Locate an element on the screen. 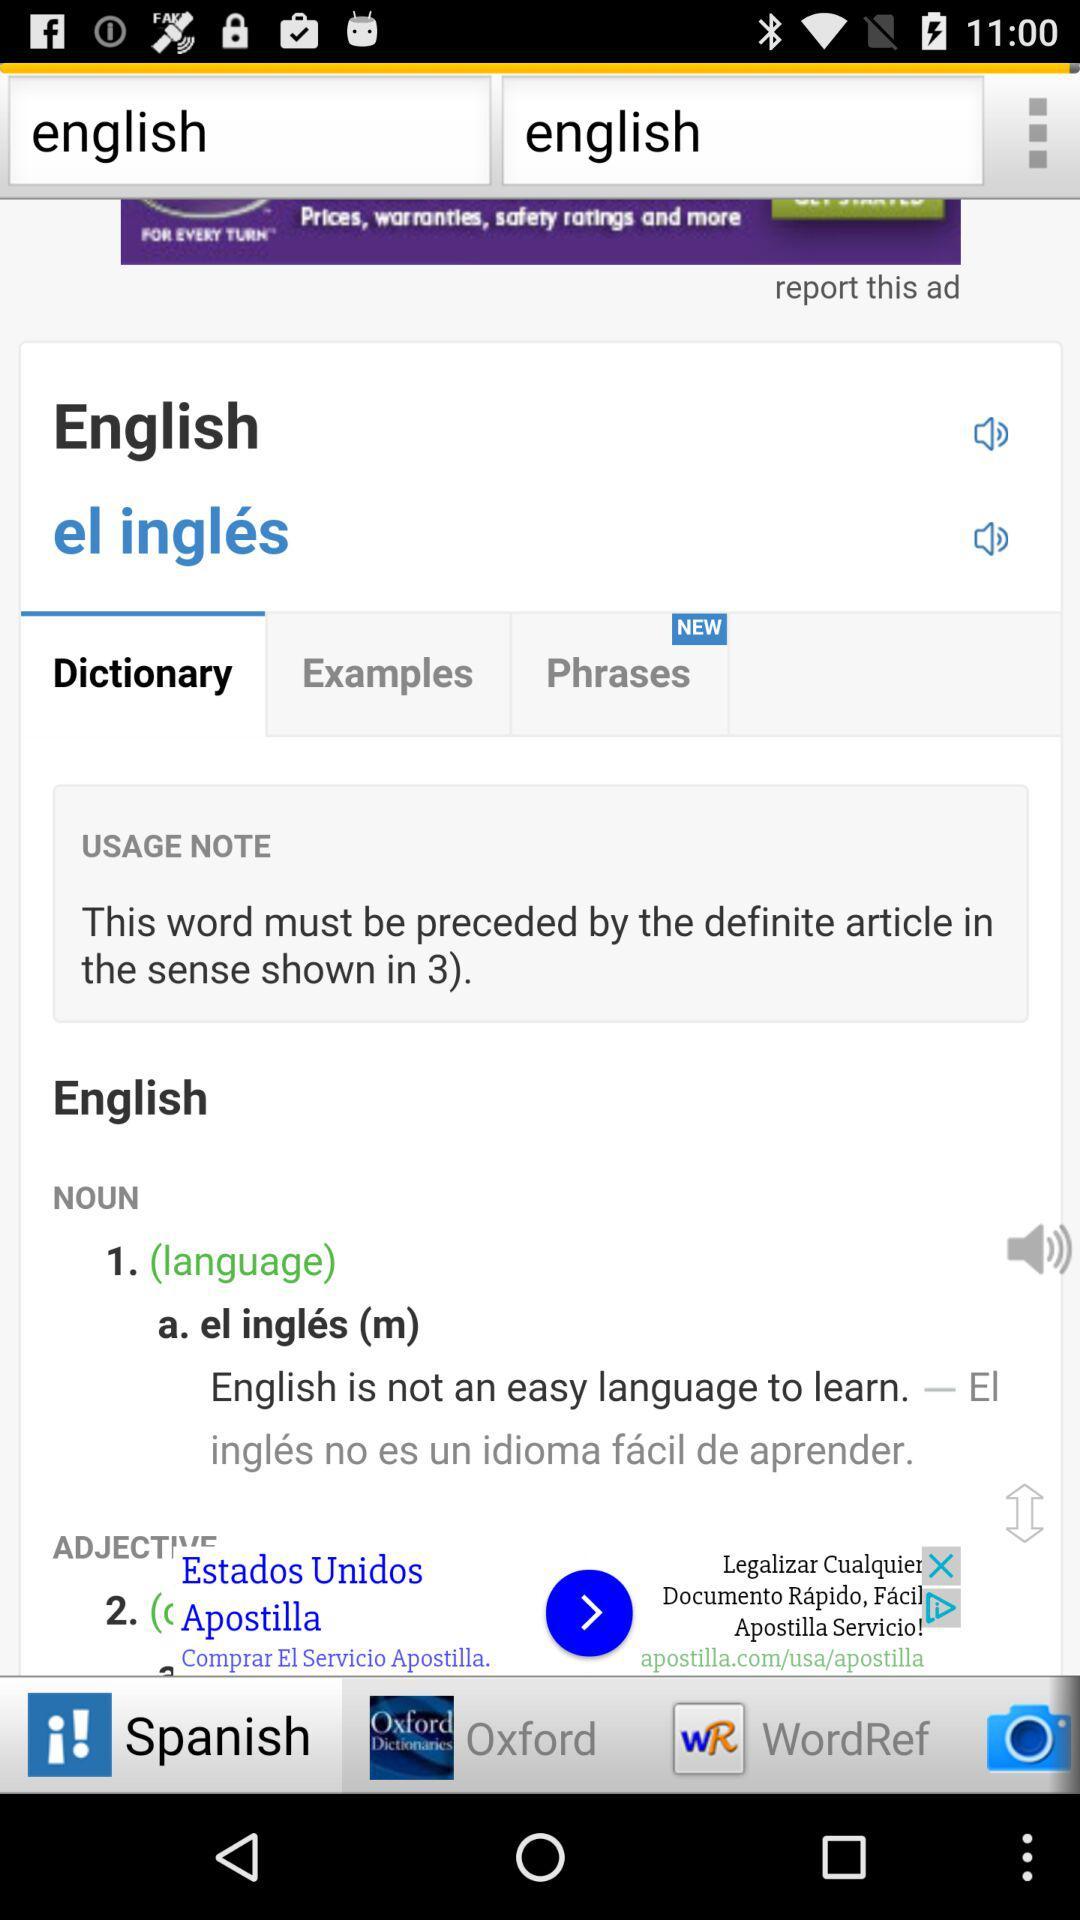 The height and width of the screenshot is (1920, 1080). expand menu is located at coordinates (1035, 135).